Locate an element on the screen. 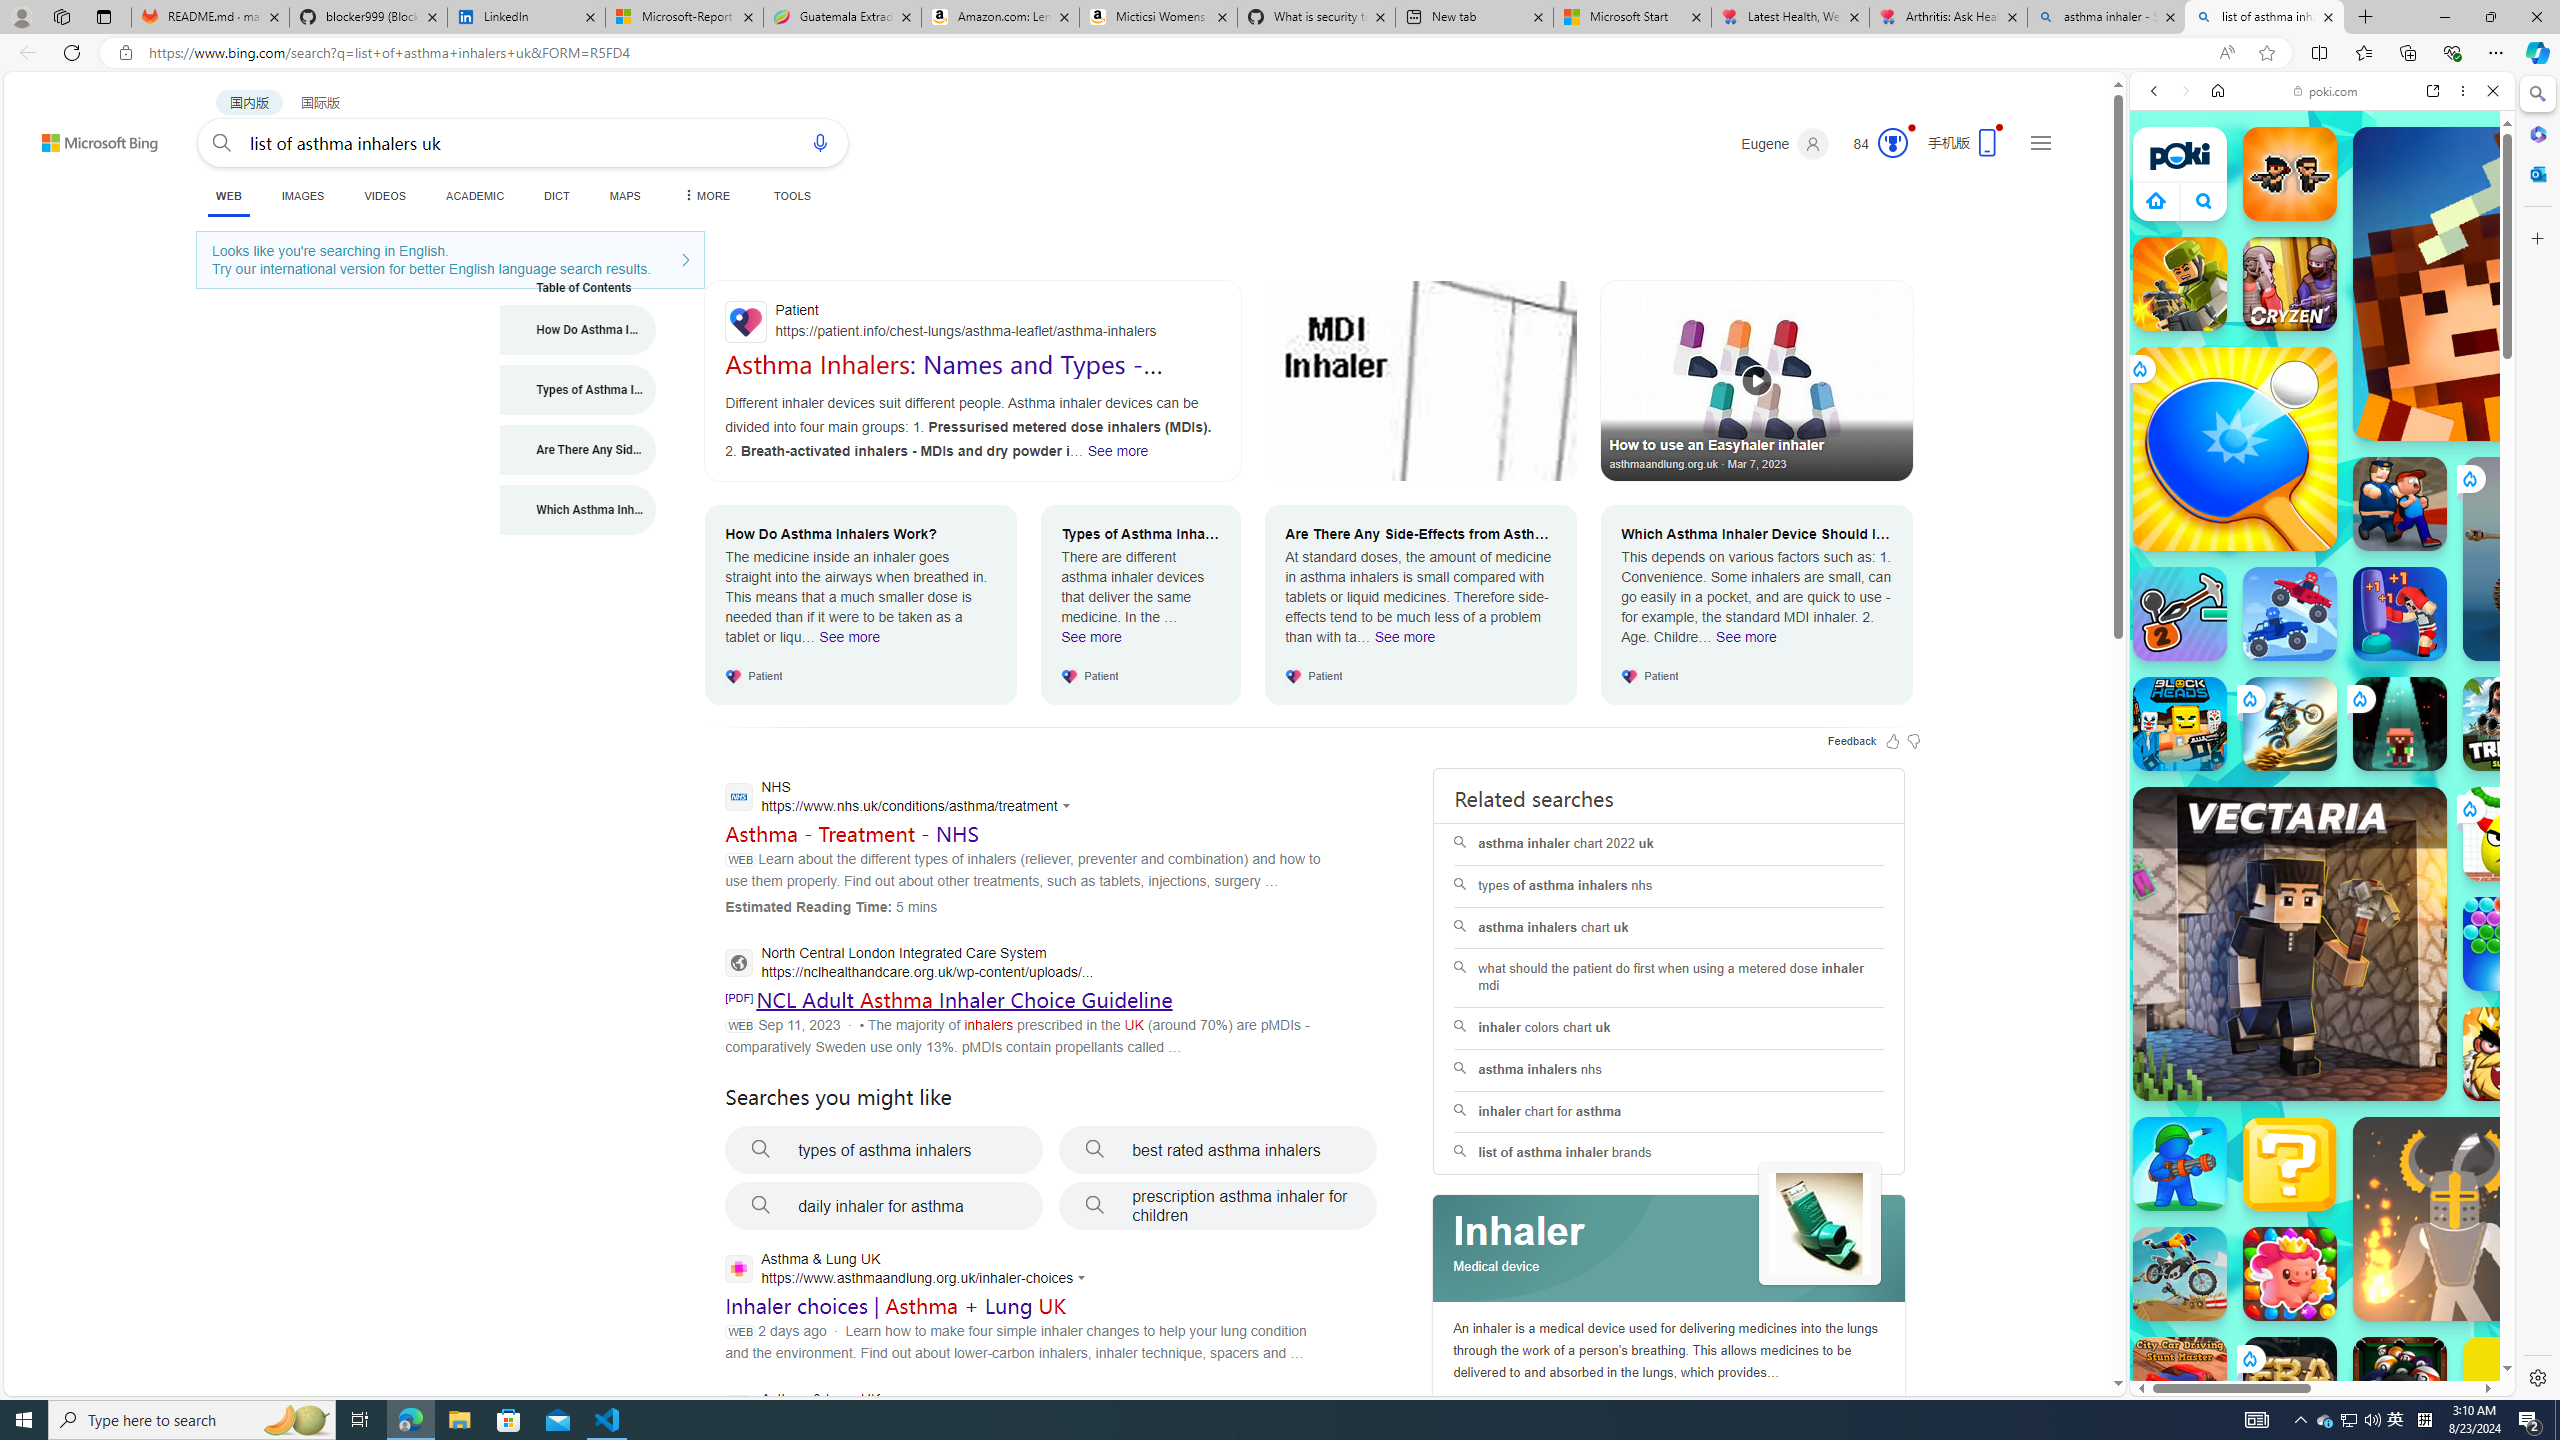 The image size is (2560, 1440). 'War Master War Master' is located at coordinates (2178, 1164).